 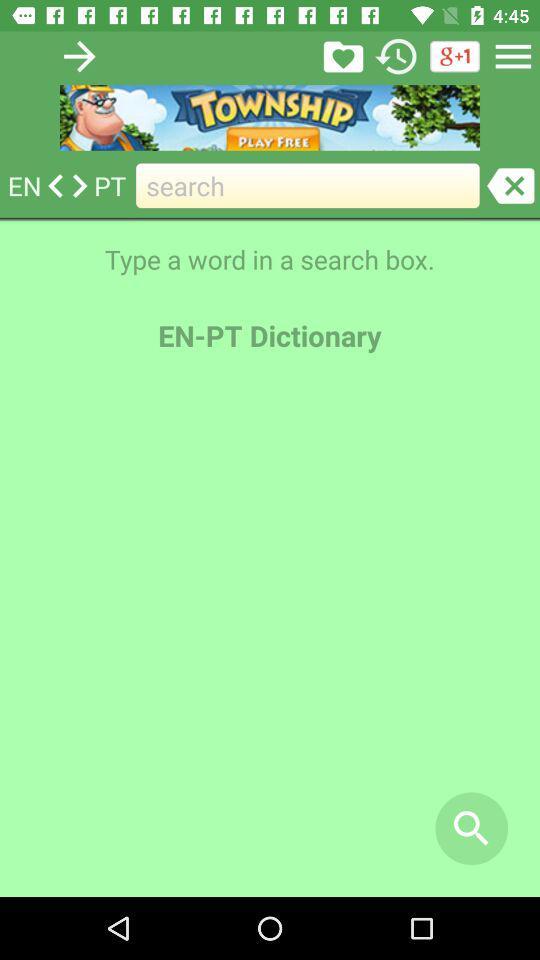 I want to click on click on advertisement, so click(x=270, y=117).